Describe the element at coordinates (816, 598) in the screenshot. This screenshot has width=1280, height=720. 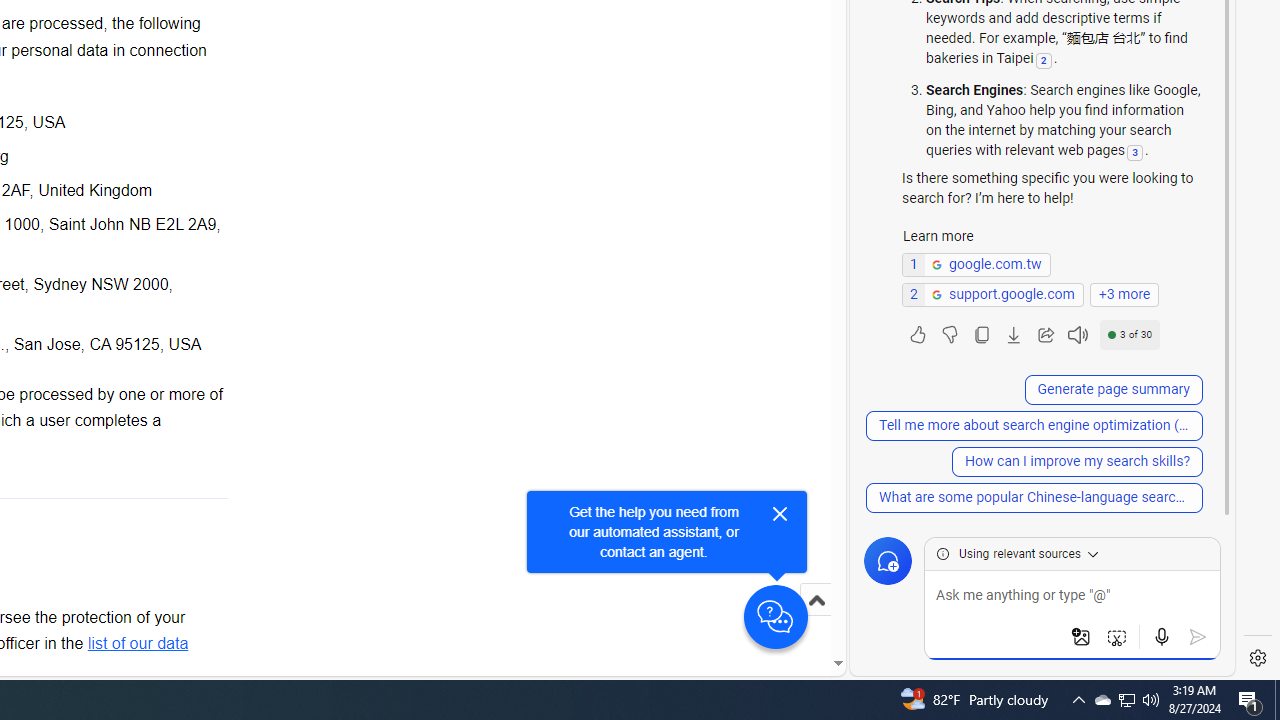
I see `'Scroll to top'` at that location.